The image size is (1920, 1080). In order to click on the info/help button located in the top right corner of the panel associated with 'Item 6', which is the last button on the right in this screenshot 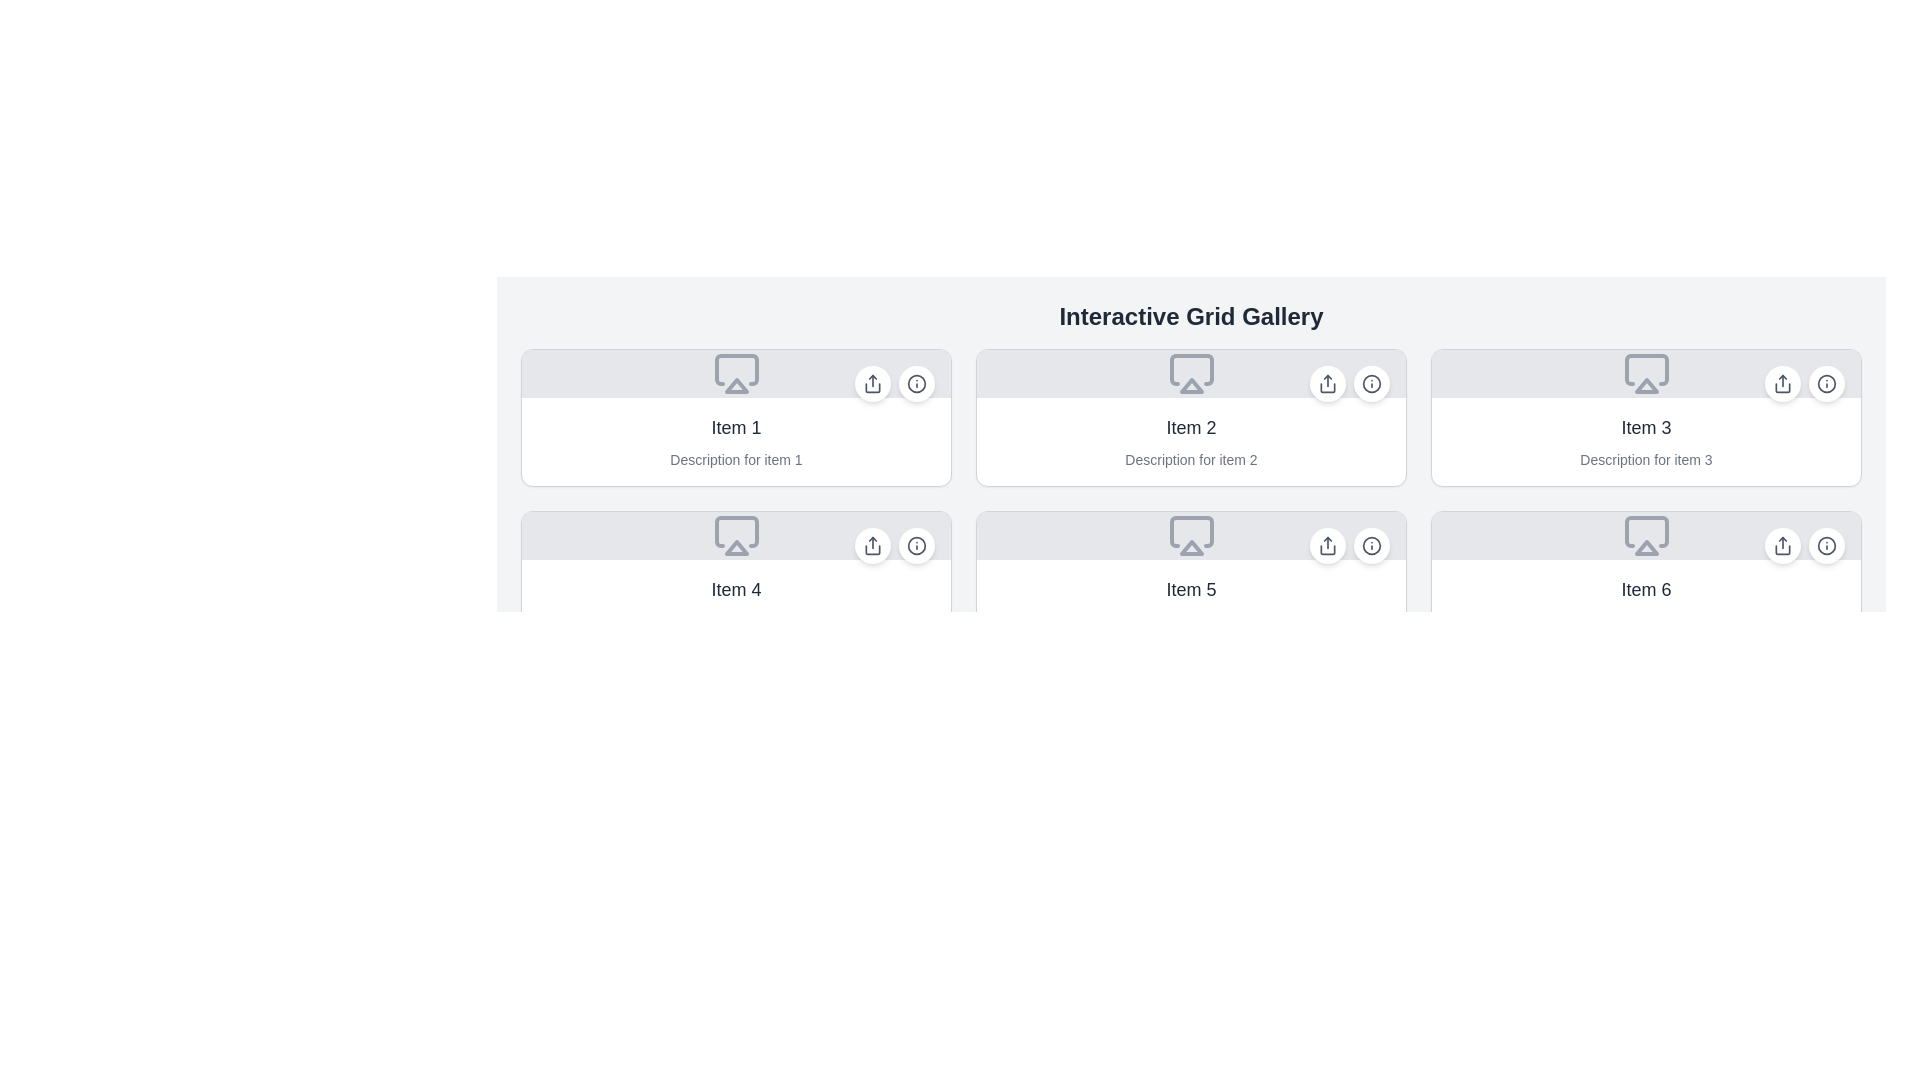, I will do `click(1827, 546)`.